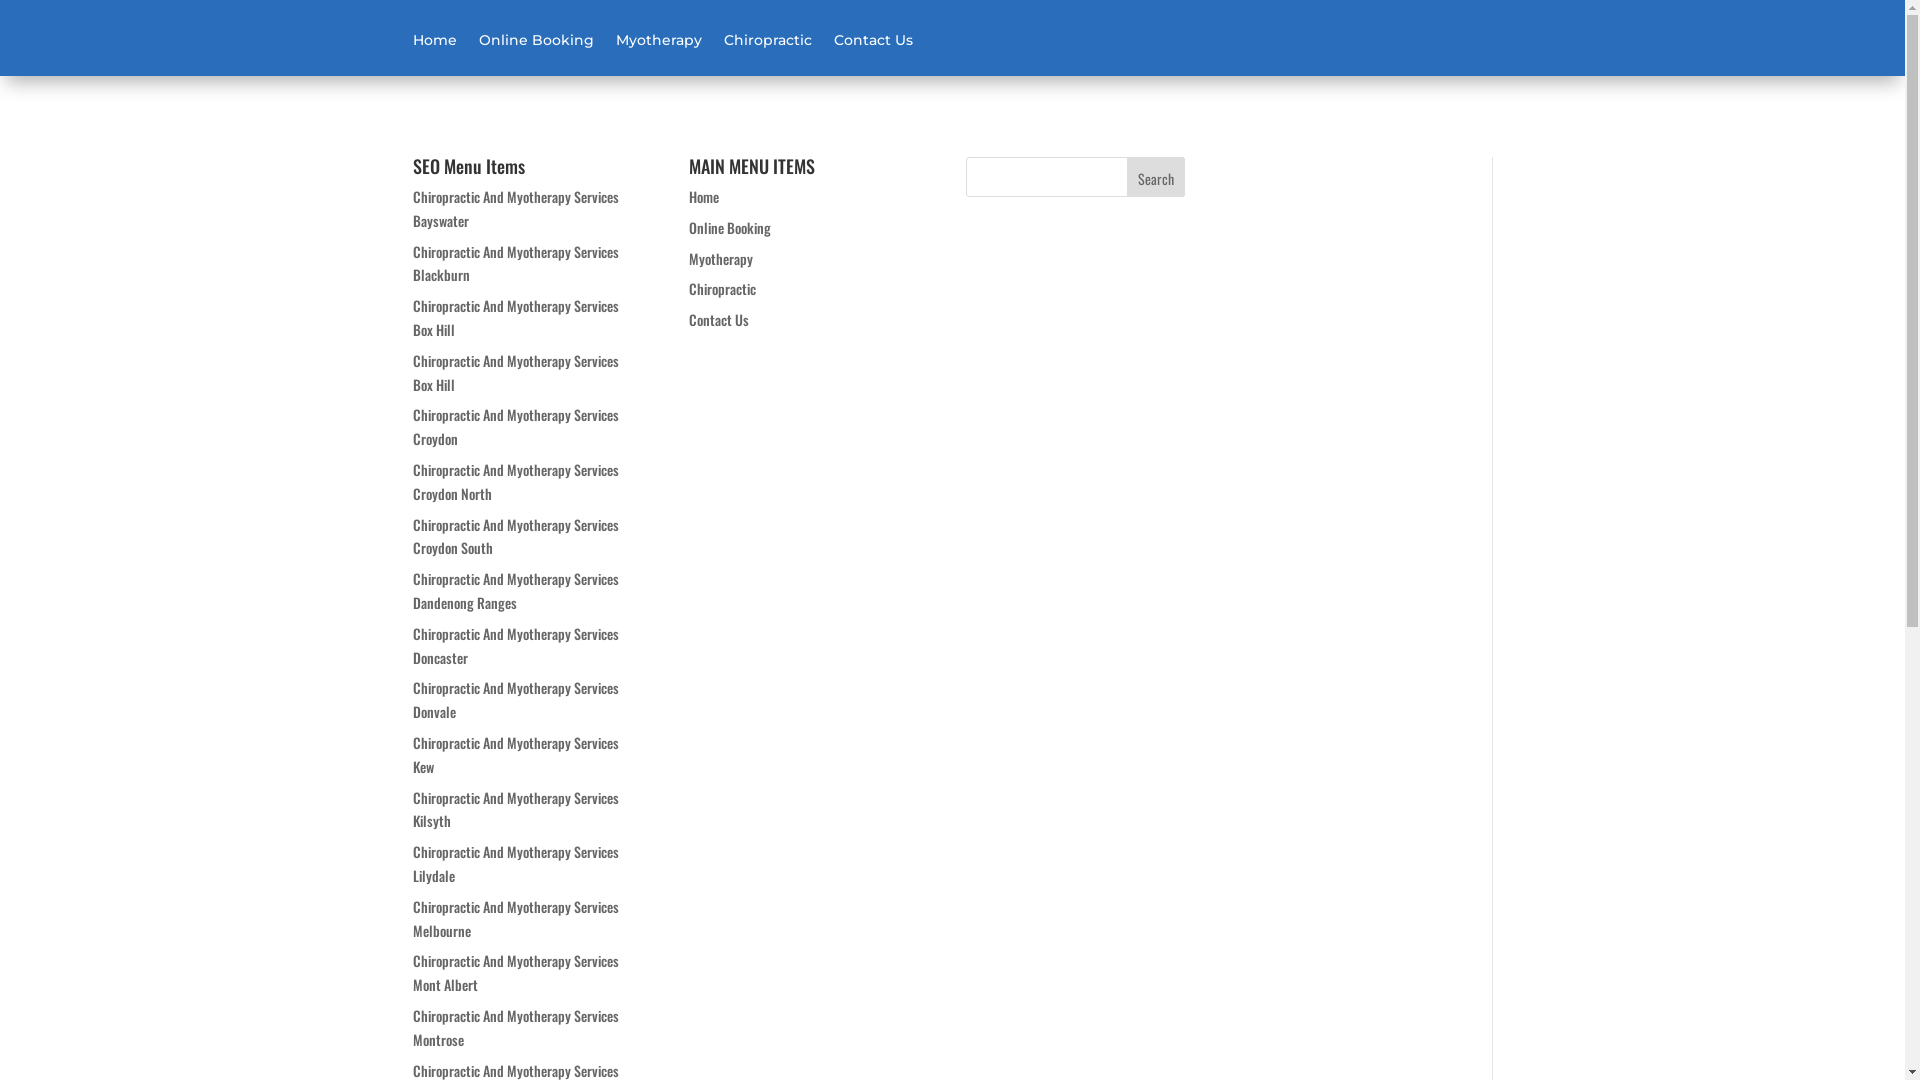  What do you see at coordinates (411, 481) in the screenshot?
I see `'Chiropractic And Myotherapy Services Croydon North'` at bounding box center [411, 481].